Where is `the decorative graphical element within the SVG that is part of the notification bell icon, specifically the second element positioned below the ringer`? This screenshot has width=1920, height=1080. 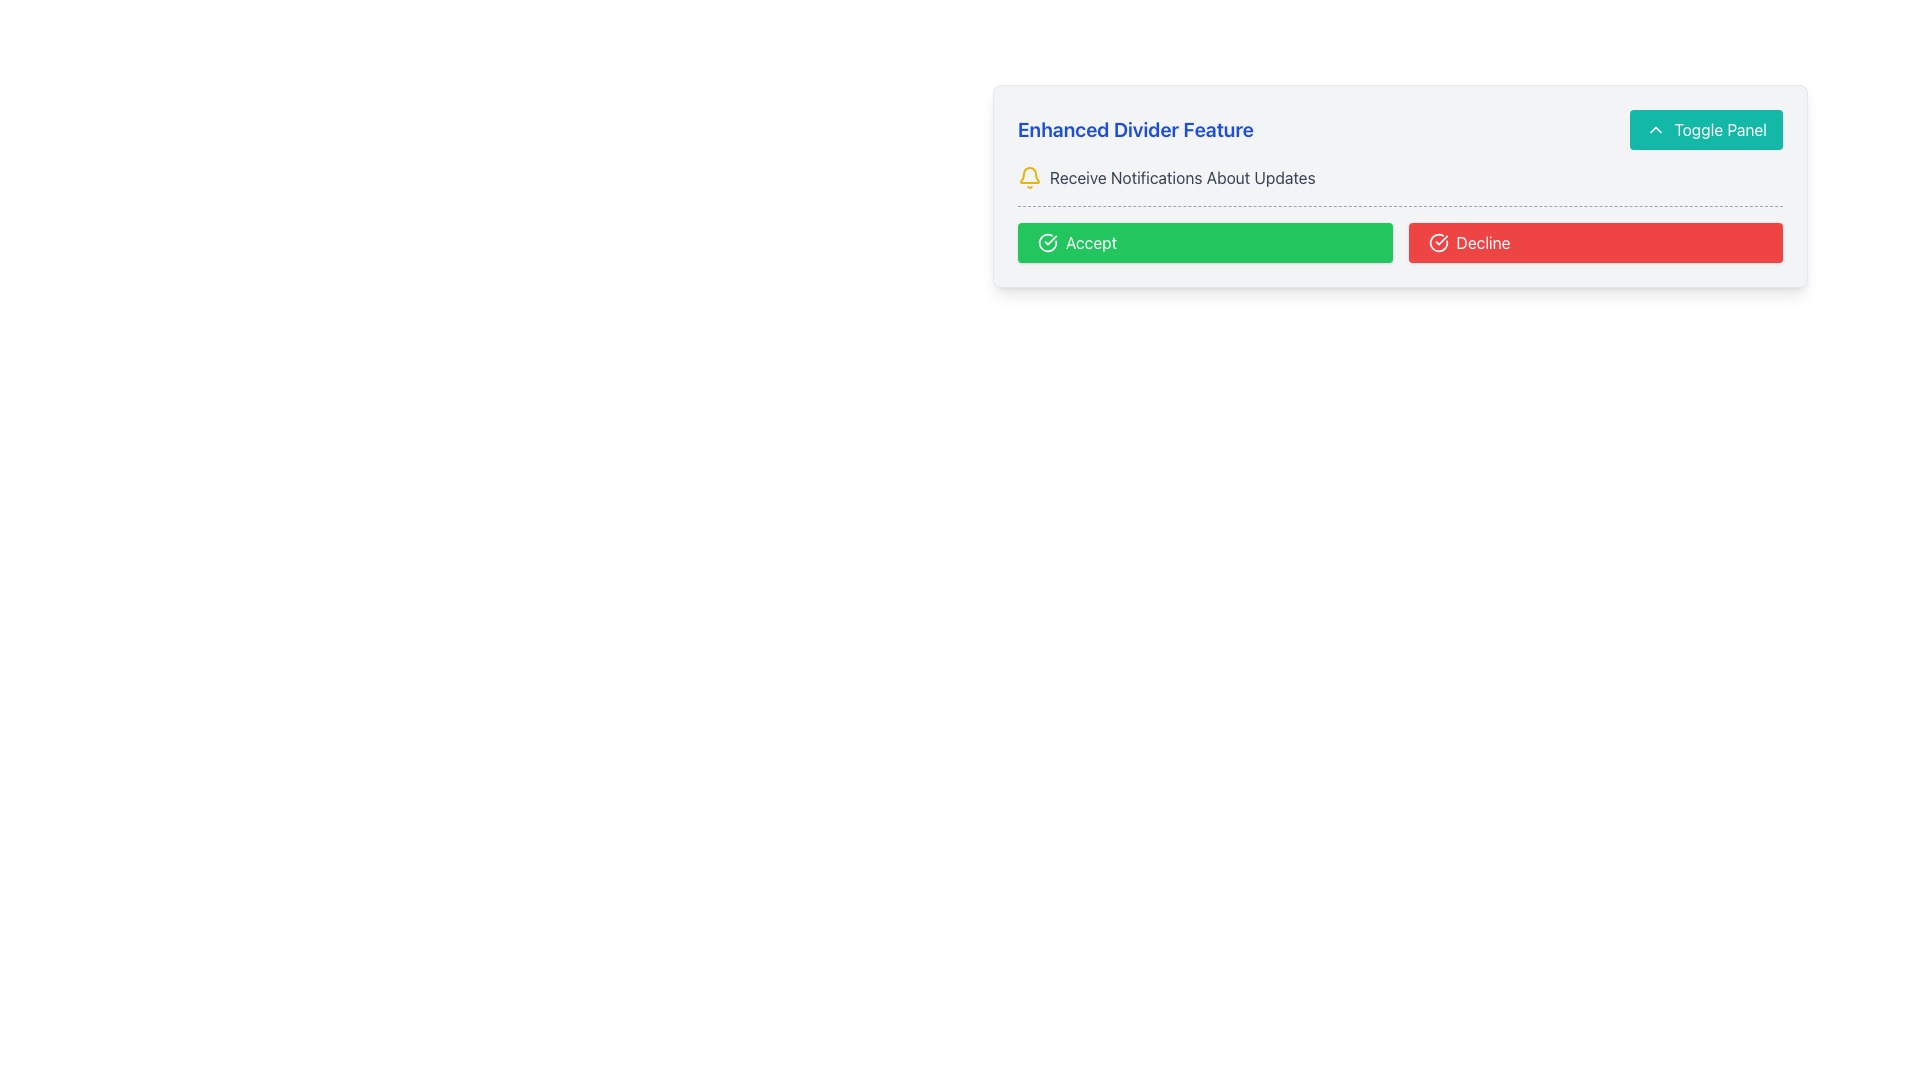
the decorative graphical element within the SVG that is part of the notification bell icon, specifically the second element positioned below the ringer is located at coordinates (1030, 174).